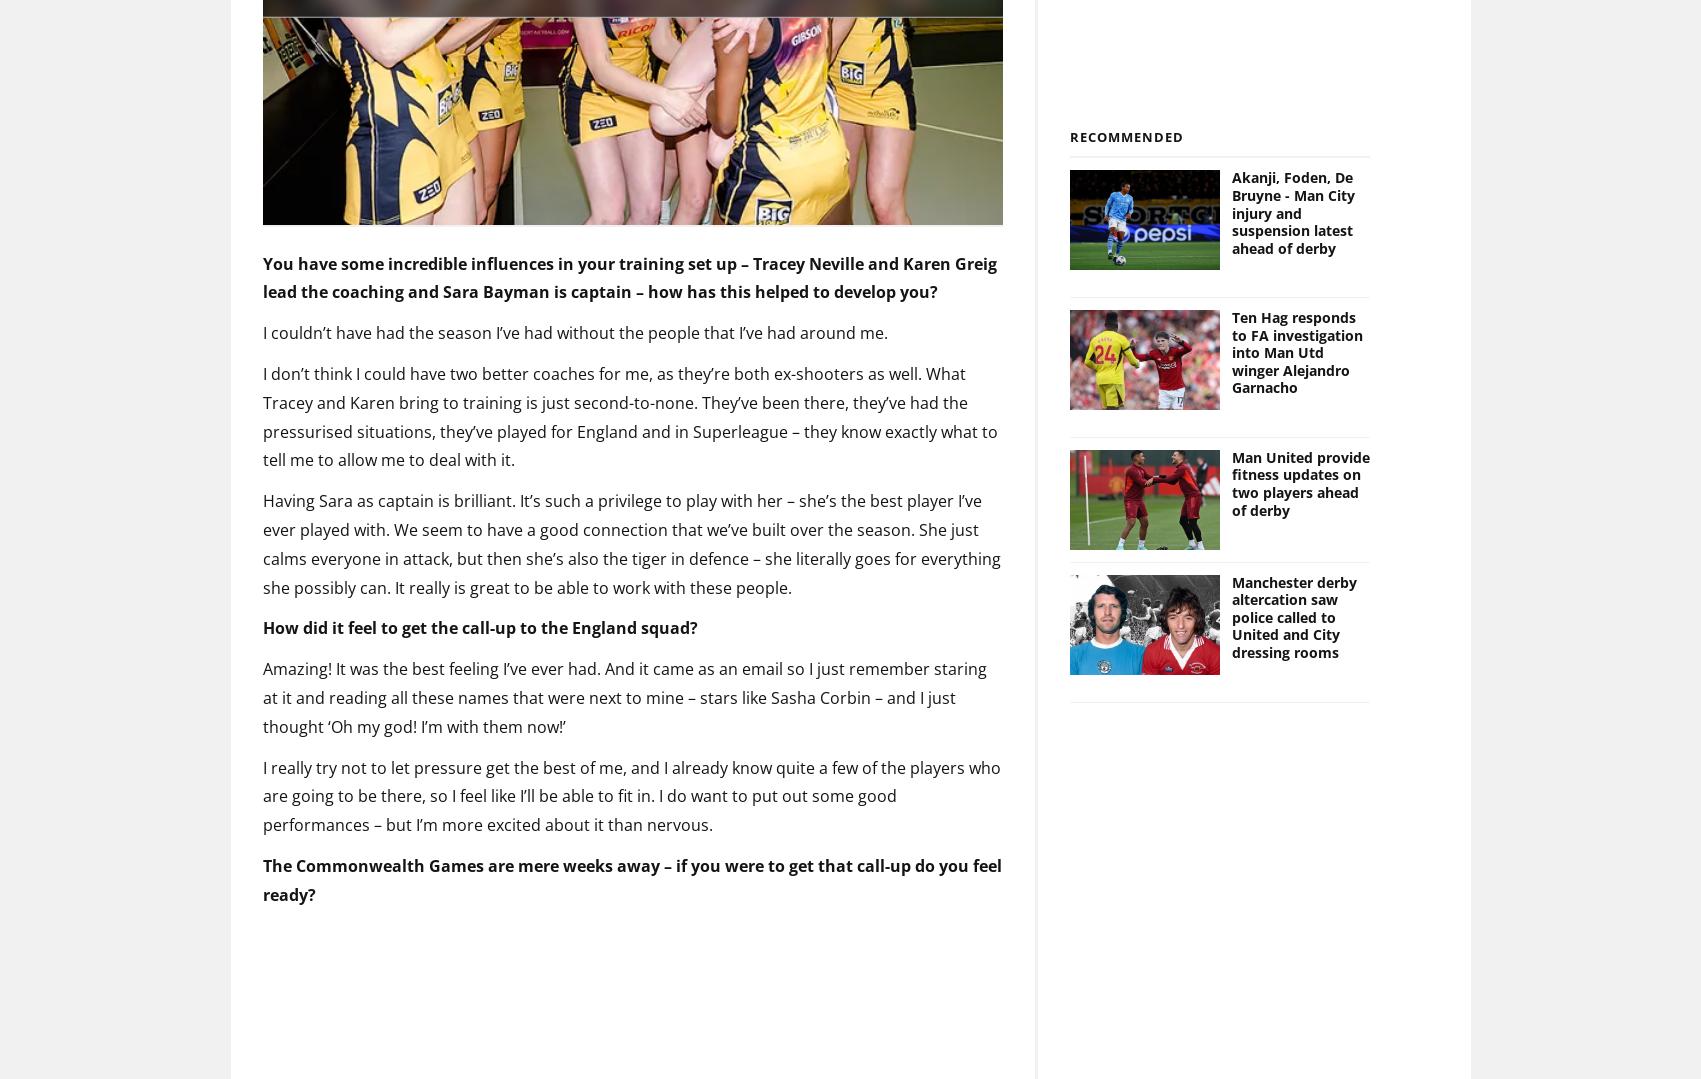 This screenshot has width=1701, height=1079. What do you see at coordinates (261, 846) in the screenshot?
I see `'The Commonwealth Games are mere weeks away – if you were to get that call-up do you feel ready?'` at bounding box center [261, 846].